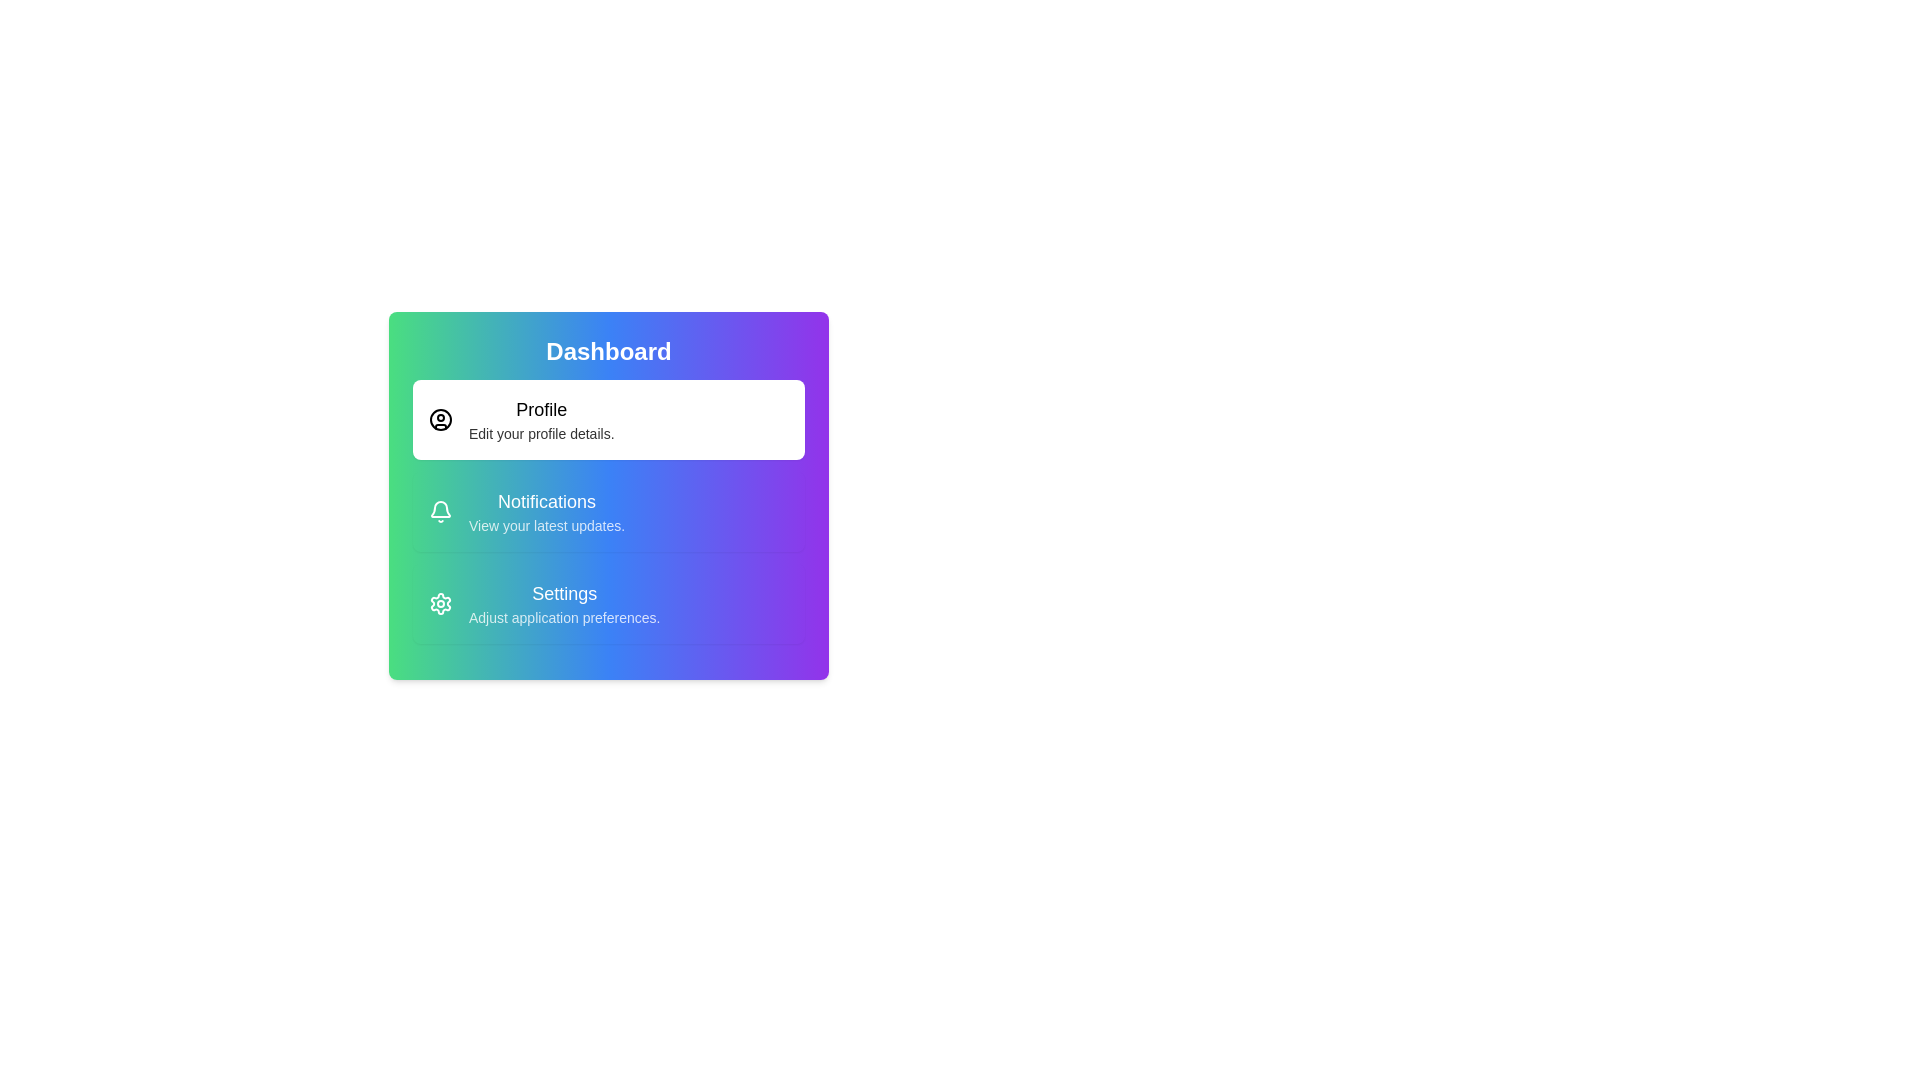  Describe the element at coordinates (608, 511) in the screenshot. I see `the menu option Notifications` at that location.